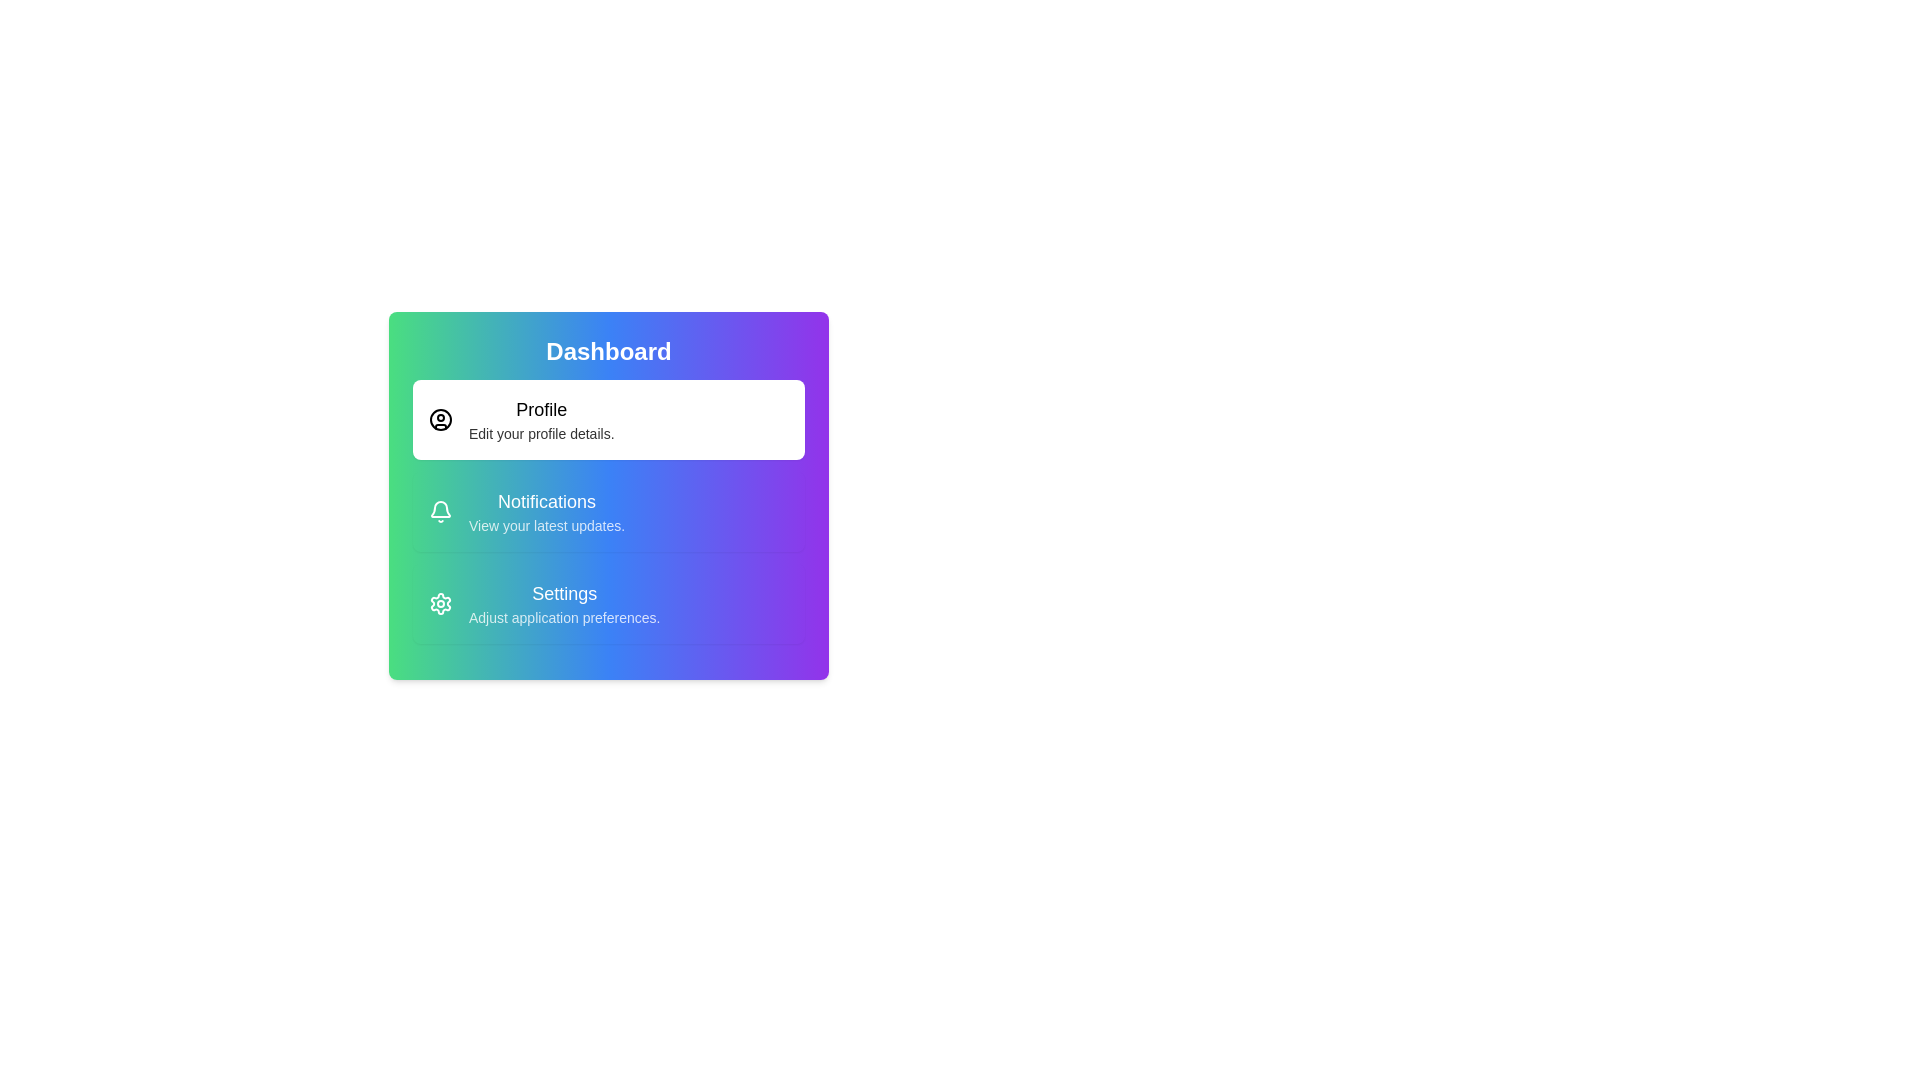  Describe the element at coordinates (608, 511) in the screenshot. I see `the menu option Notifications` at that location.